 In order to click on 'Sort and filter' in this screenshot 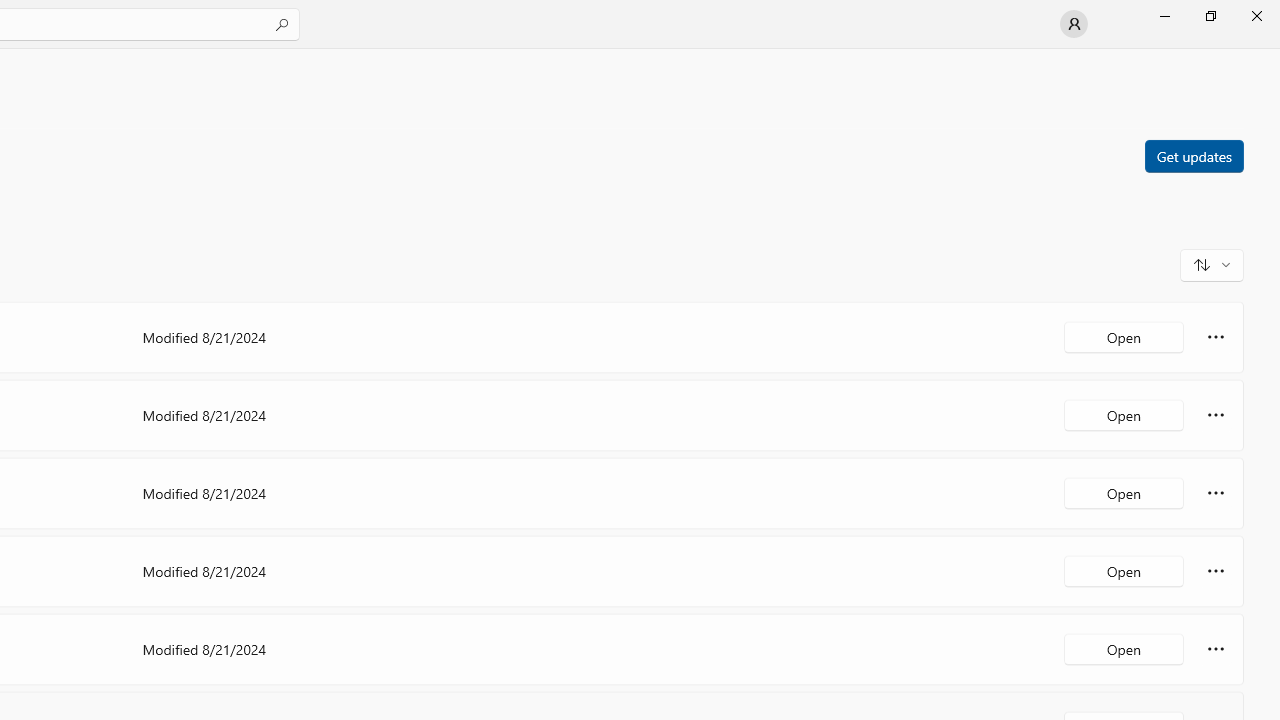, I will do `click(1211, 263)`.